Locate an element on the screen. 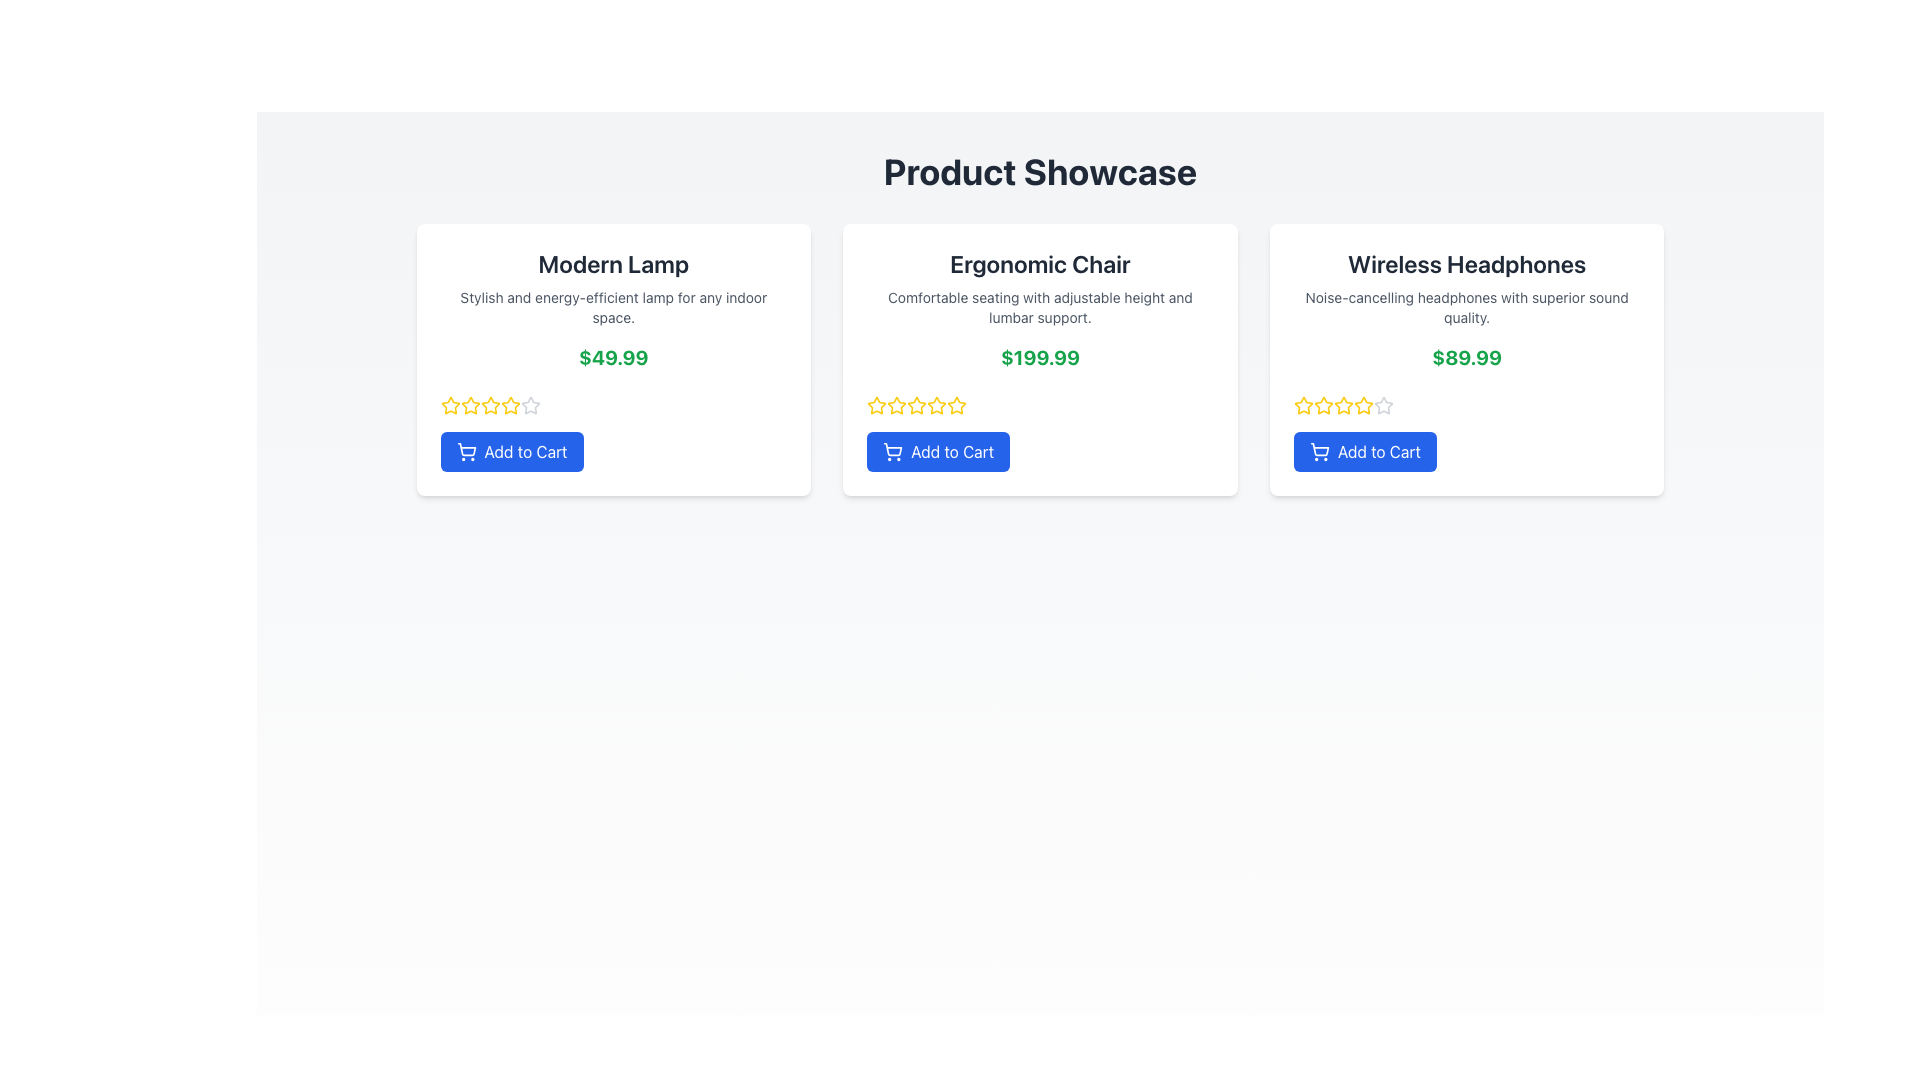  the fourth yellow star icon in the five-star rating system under the 'Wireless Headphones' product card is located at coordinates (1343, 405).